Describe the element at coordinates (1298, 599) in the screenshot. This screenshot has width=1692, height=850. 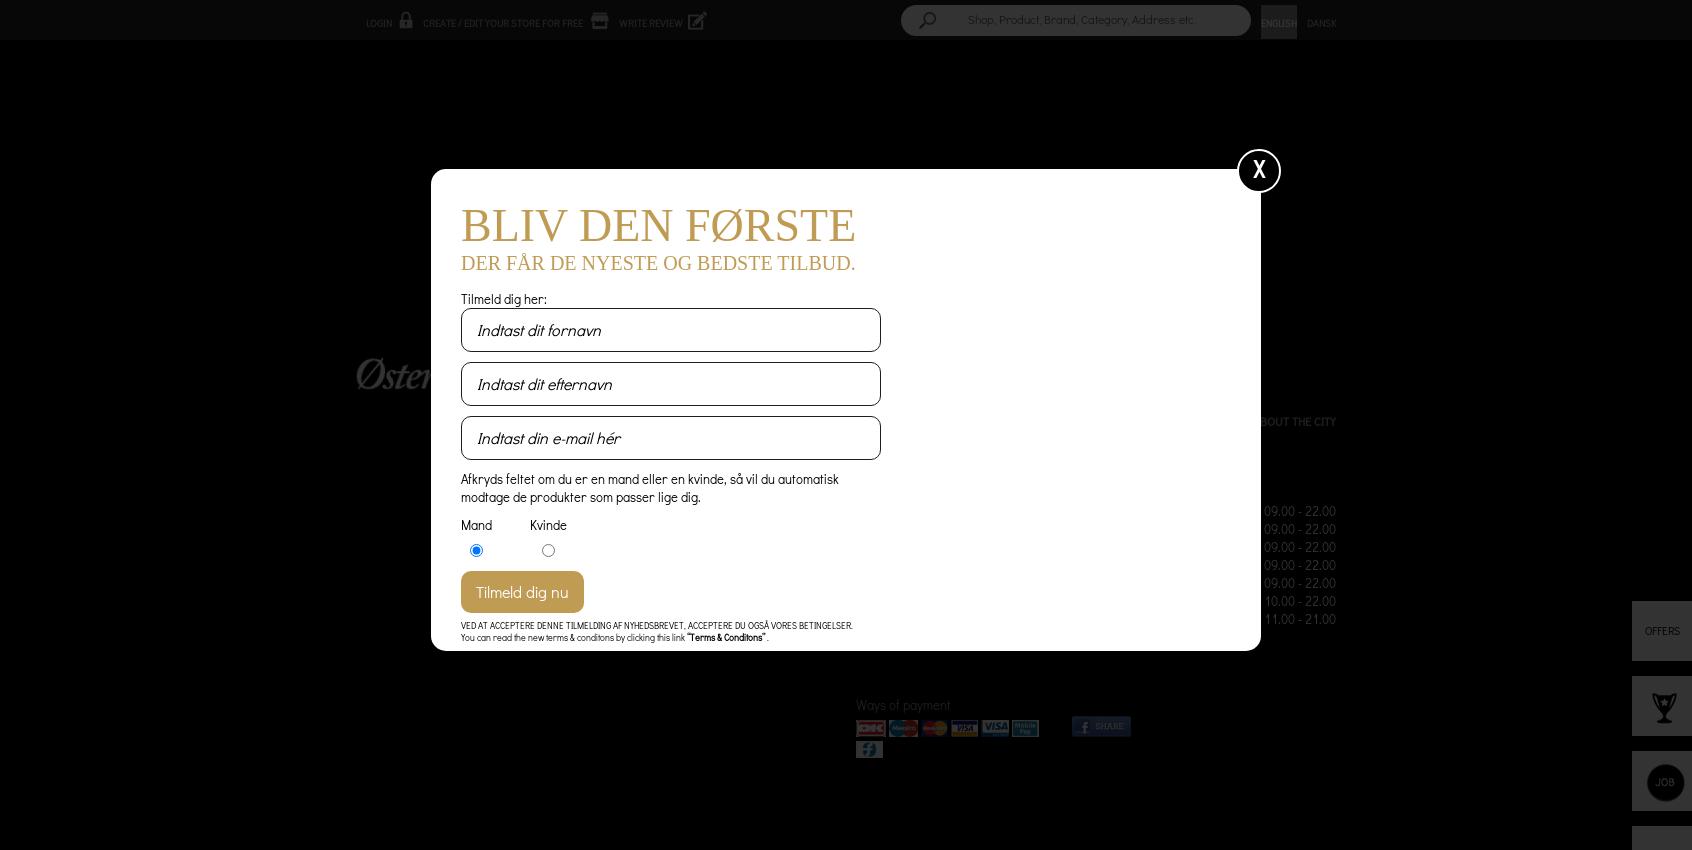
I see `'10.00 - 22.00'` at that location.